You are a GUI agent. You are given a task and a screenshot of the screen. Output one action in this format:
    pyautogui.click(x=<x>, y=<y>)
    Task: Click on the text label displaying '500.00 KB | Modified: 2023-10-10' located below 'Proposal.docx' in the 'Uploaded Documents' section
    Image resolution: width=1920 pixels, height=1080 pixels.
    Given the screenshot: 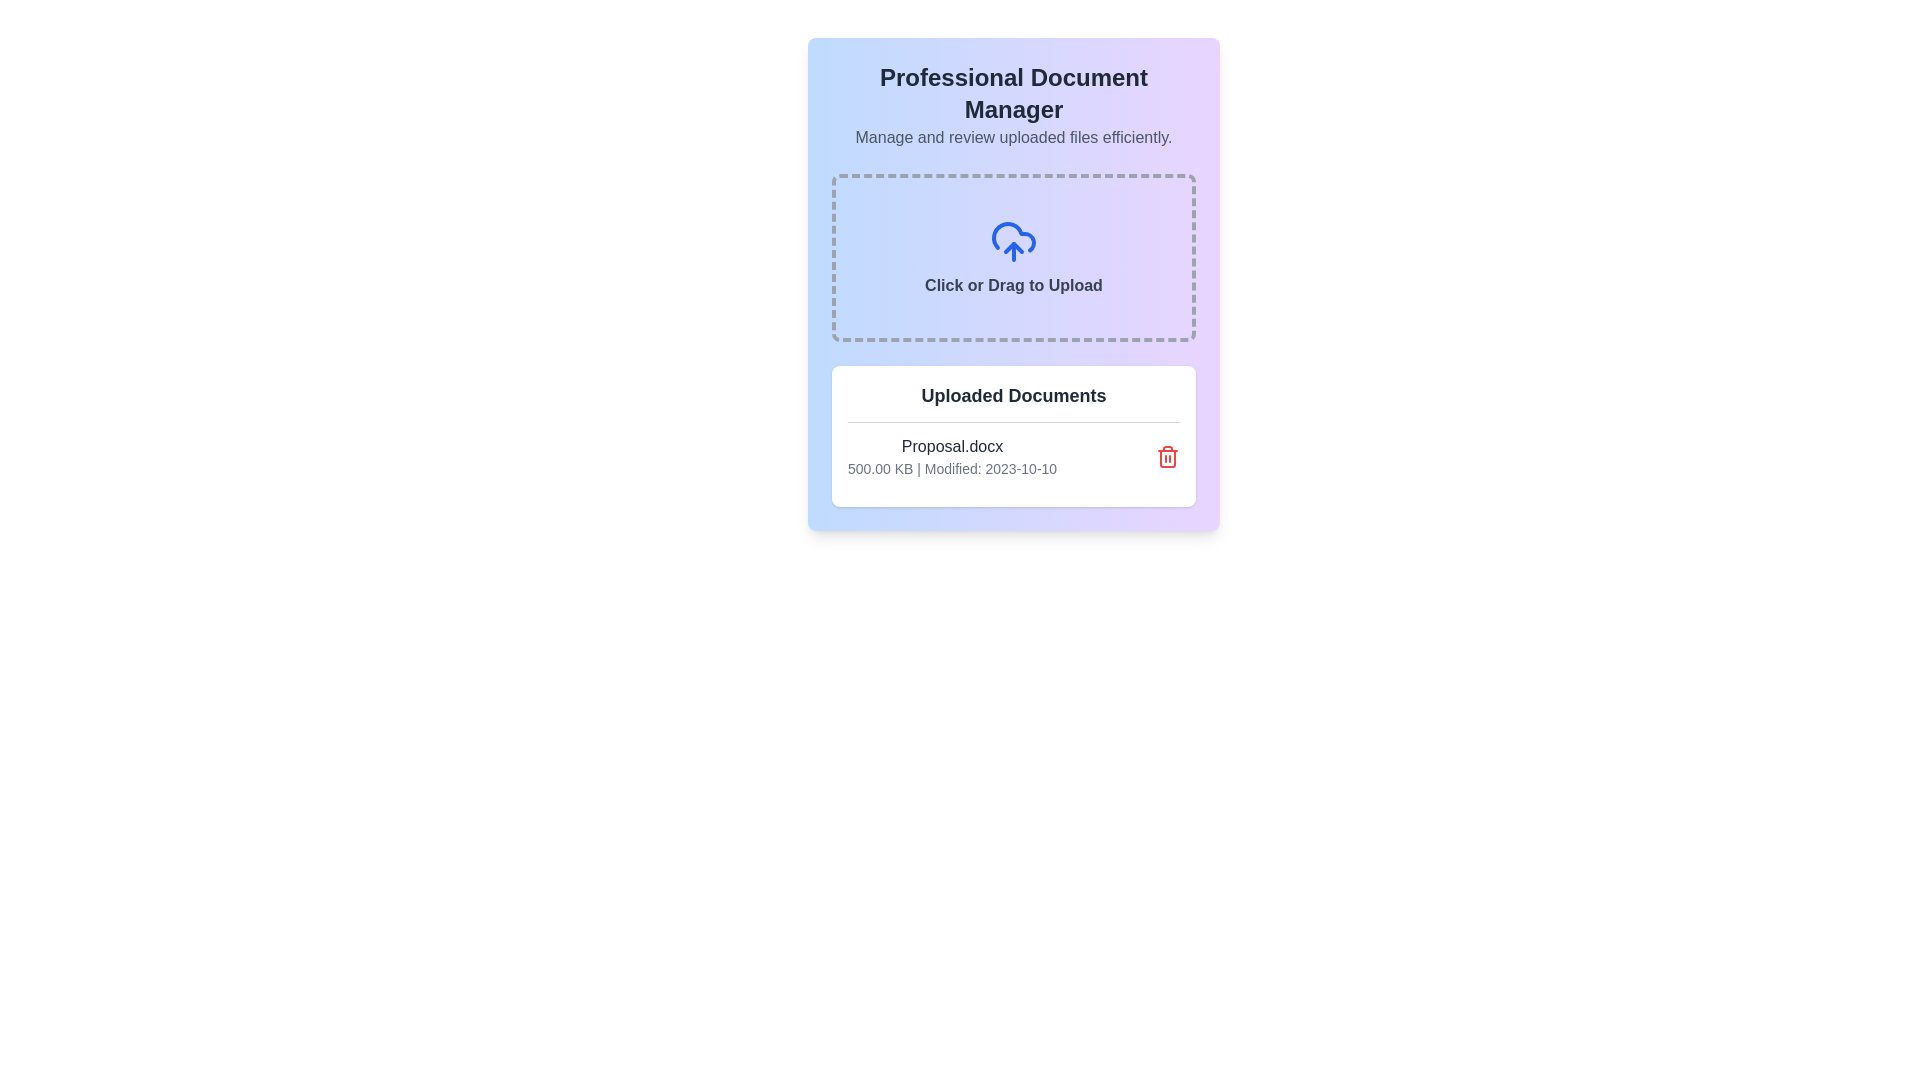 What is the action you would take?
    pyautogui.click(x=951, y=469)
    